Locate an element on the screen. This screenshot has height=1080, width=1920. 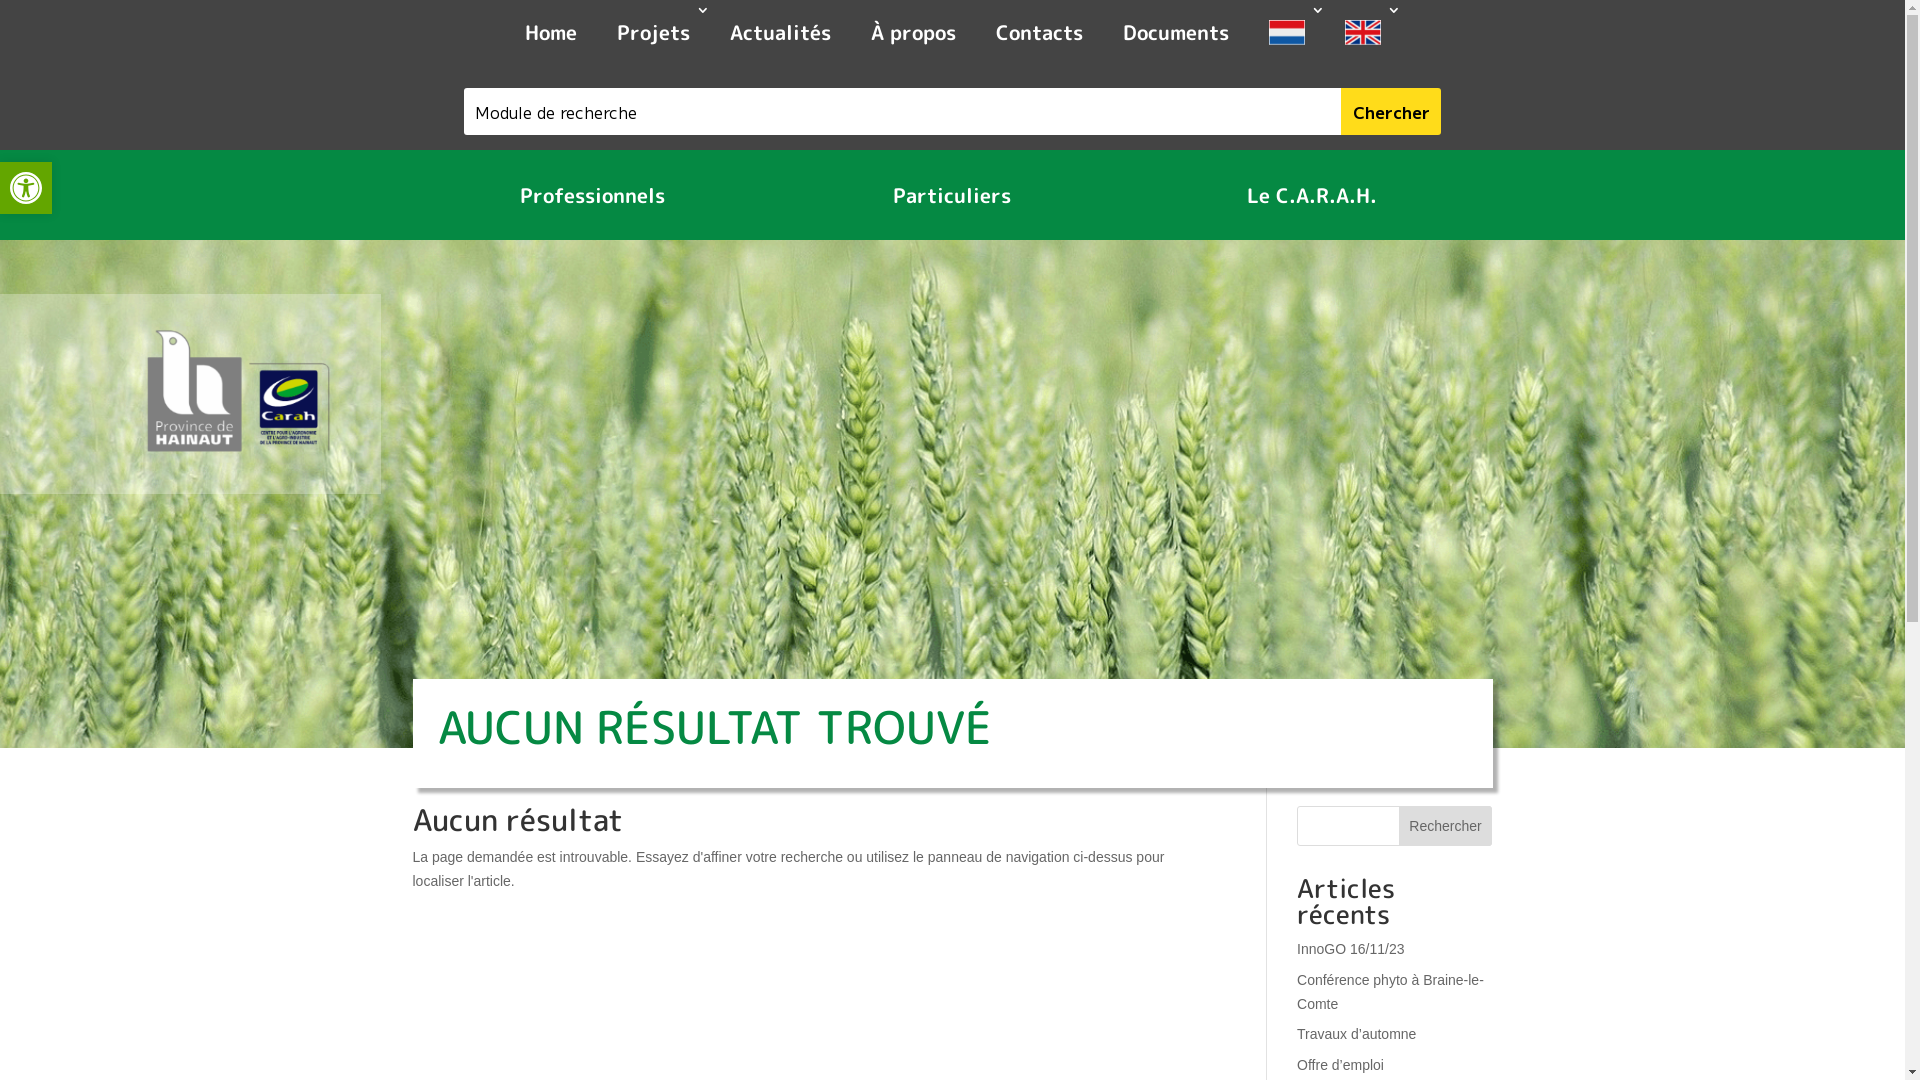
'Particuliers' is located at coordinates (873, 195).